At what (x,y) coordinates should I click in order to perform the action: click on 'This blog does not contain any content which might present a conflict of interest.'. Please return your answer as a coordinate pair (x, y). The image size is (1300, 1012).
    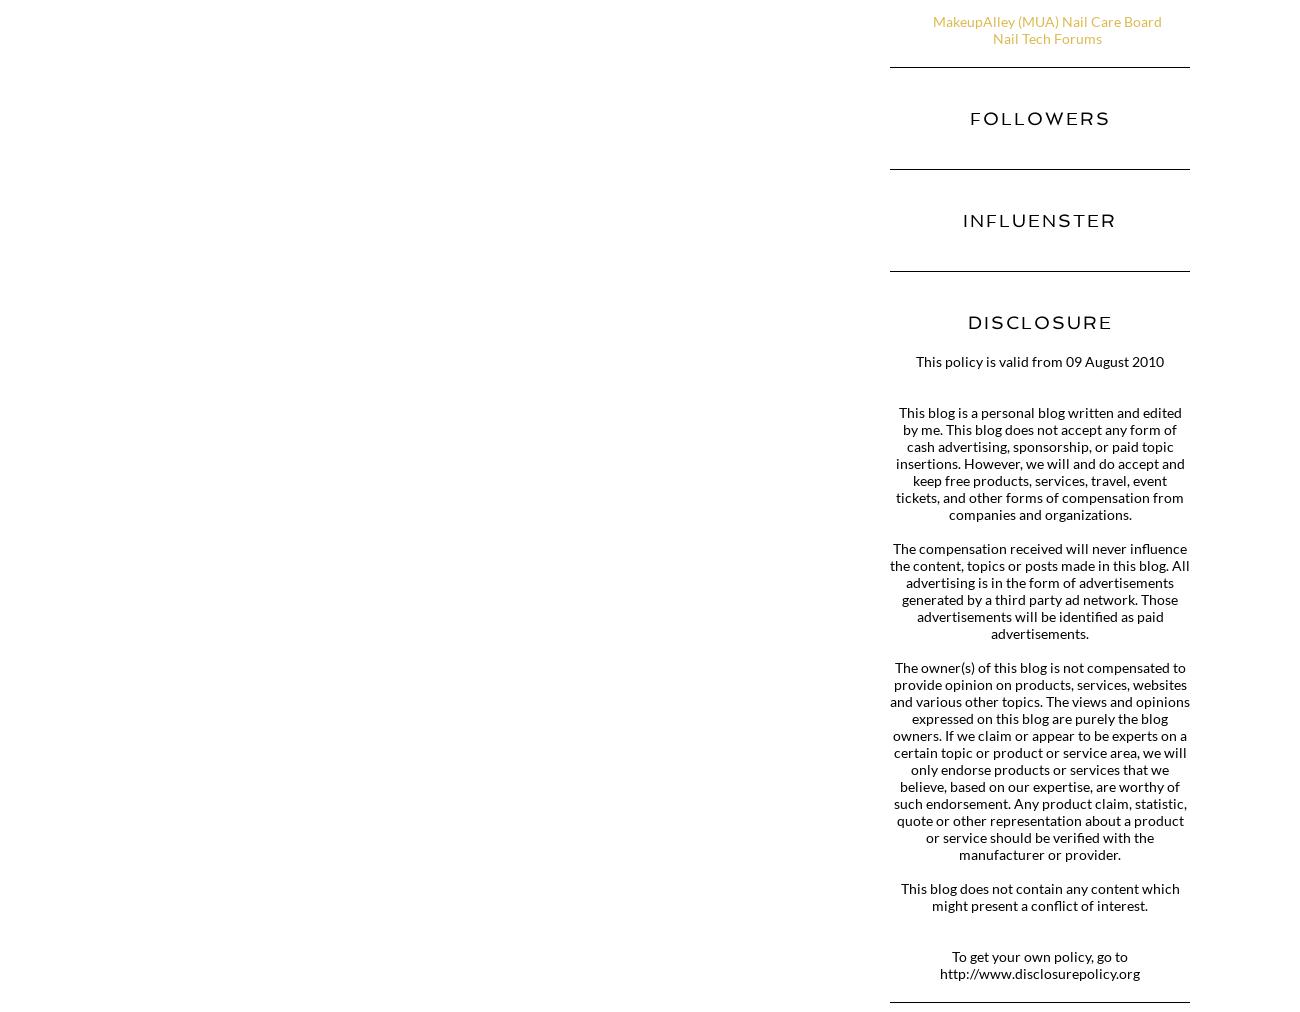
    Looking at the image, I should click on (898, 897).